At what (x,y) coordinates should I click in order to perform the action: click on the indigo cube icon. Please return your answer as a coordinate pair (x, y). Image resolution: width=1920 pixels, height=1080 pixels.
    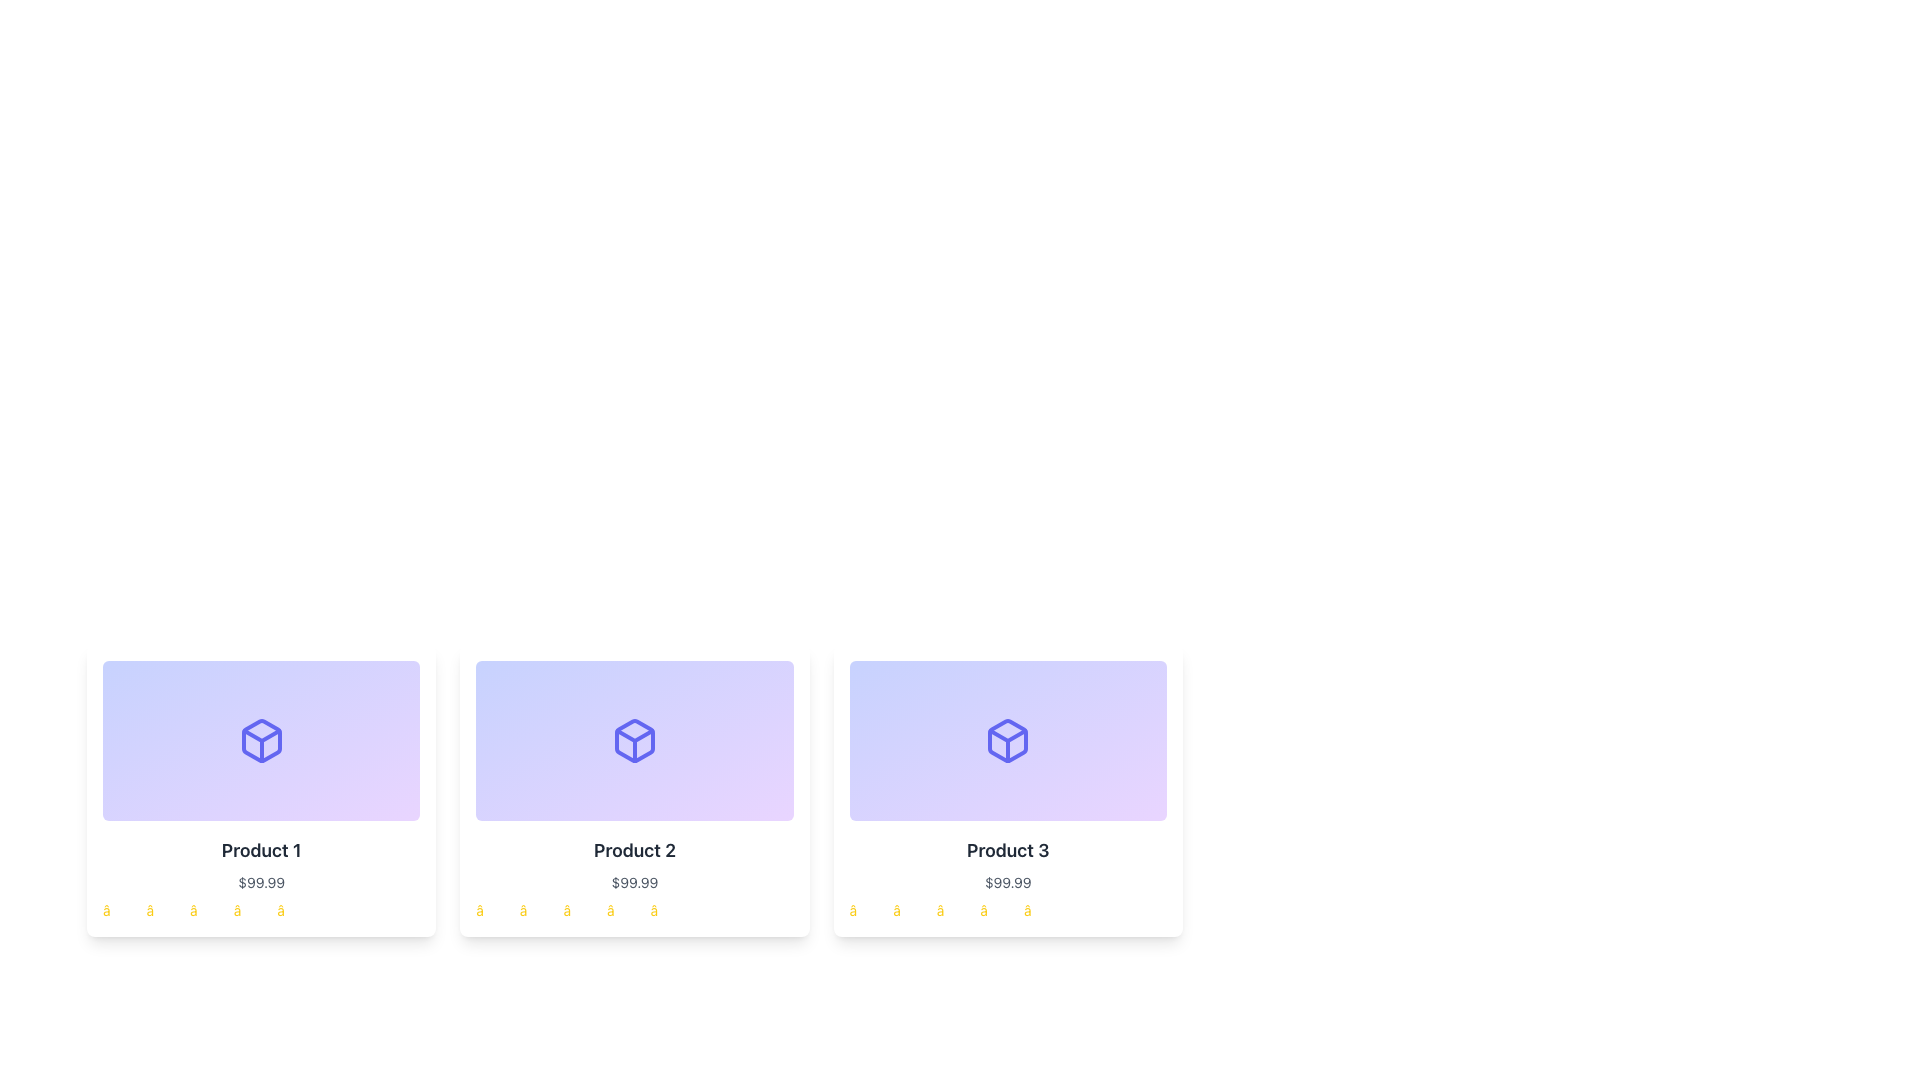
    Looking at the image, I should click on (1008, 740).